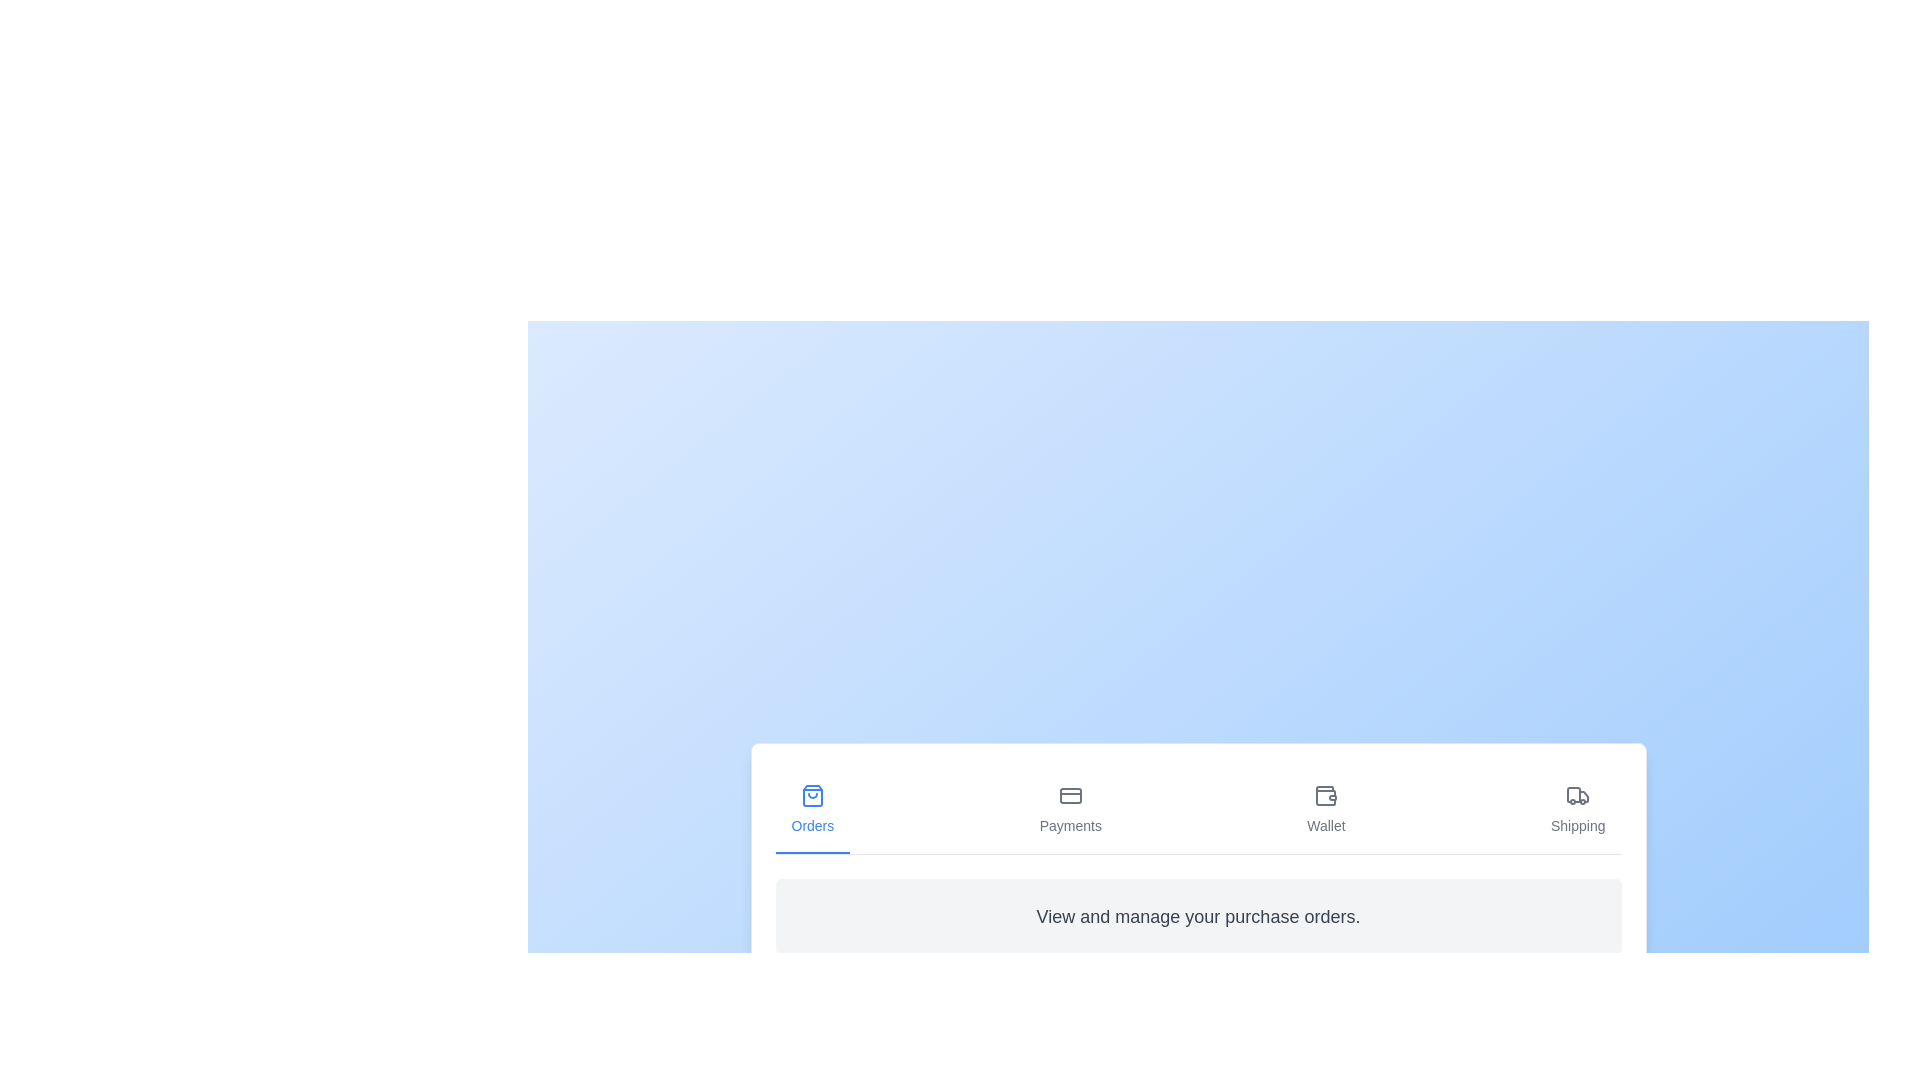 The image size is (1920, 1080). What do you see at coordinates (812, 794) in the screenshot?
I see `the shopping bag icon located at the top center of the 'Orders' tab` at bounding box center [812, 794].